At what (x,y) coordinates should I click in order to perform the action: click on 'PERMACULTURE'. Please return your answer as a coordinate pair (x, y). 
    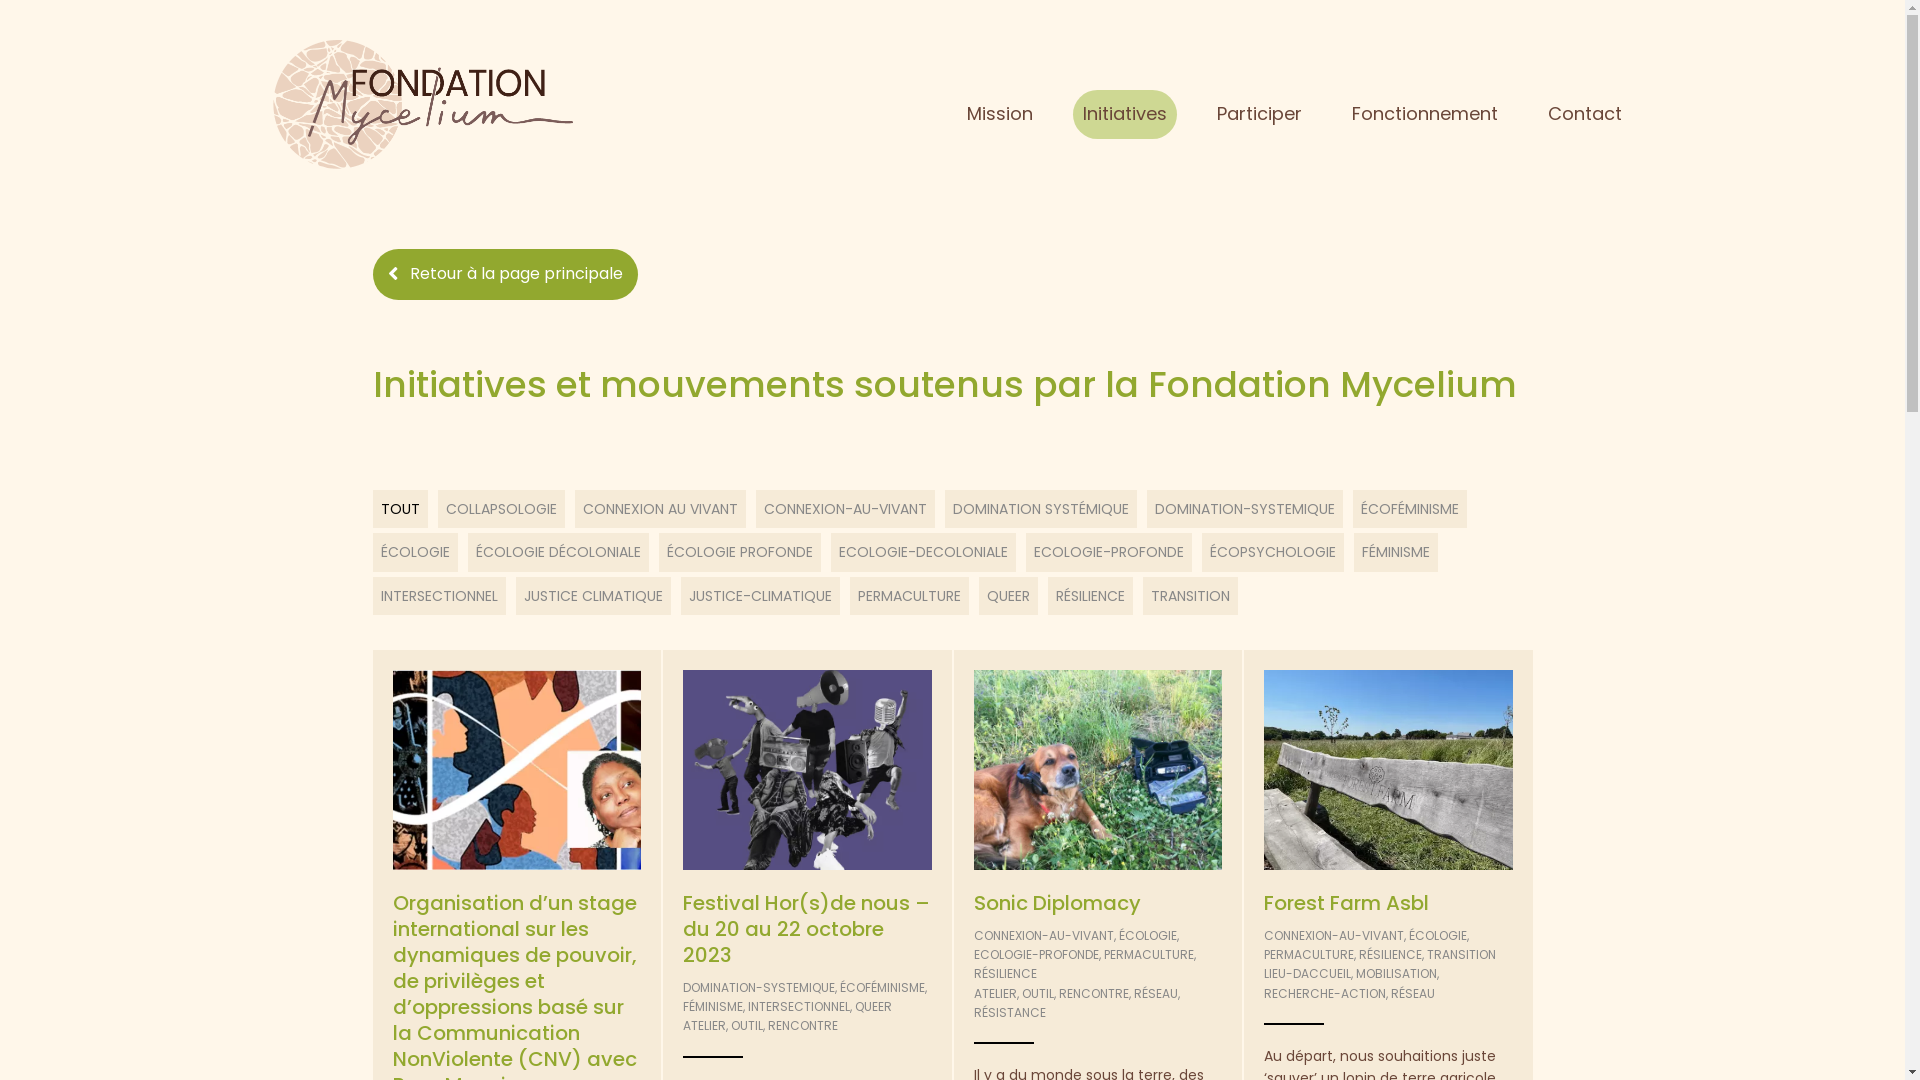
    Looking at the image, I should click on (1309, 953).